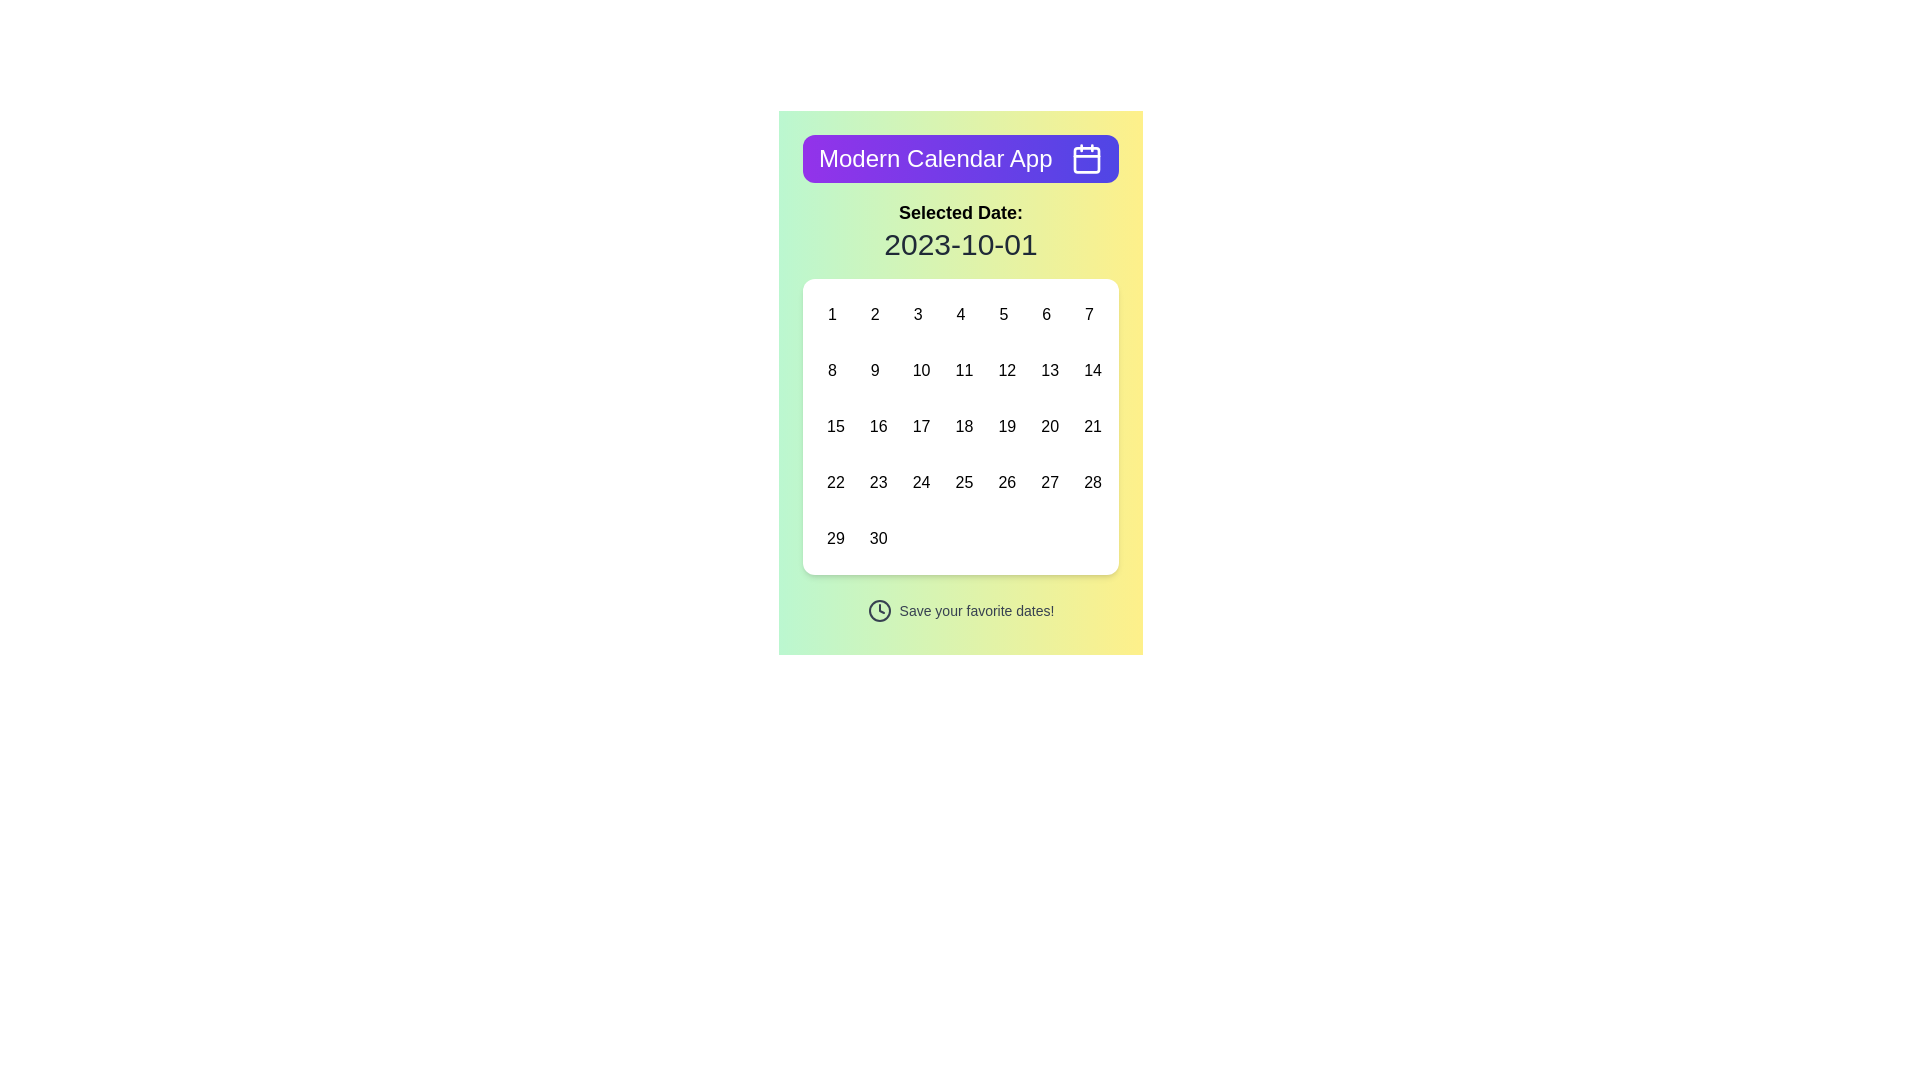 The height and width of the screenshot is (1080, 1920). I want to click on the date '6' button in the calendar interface, so click(1045, 315).